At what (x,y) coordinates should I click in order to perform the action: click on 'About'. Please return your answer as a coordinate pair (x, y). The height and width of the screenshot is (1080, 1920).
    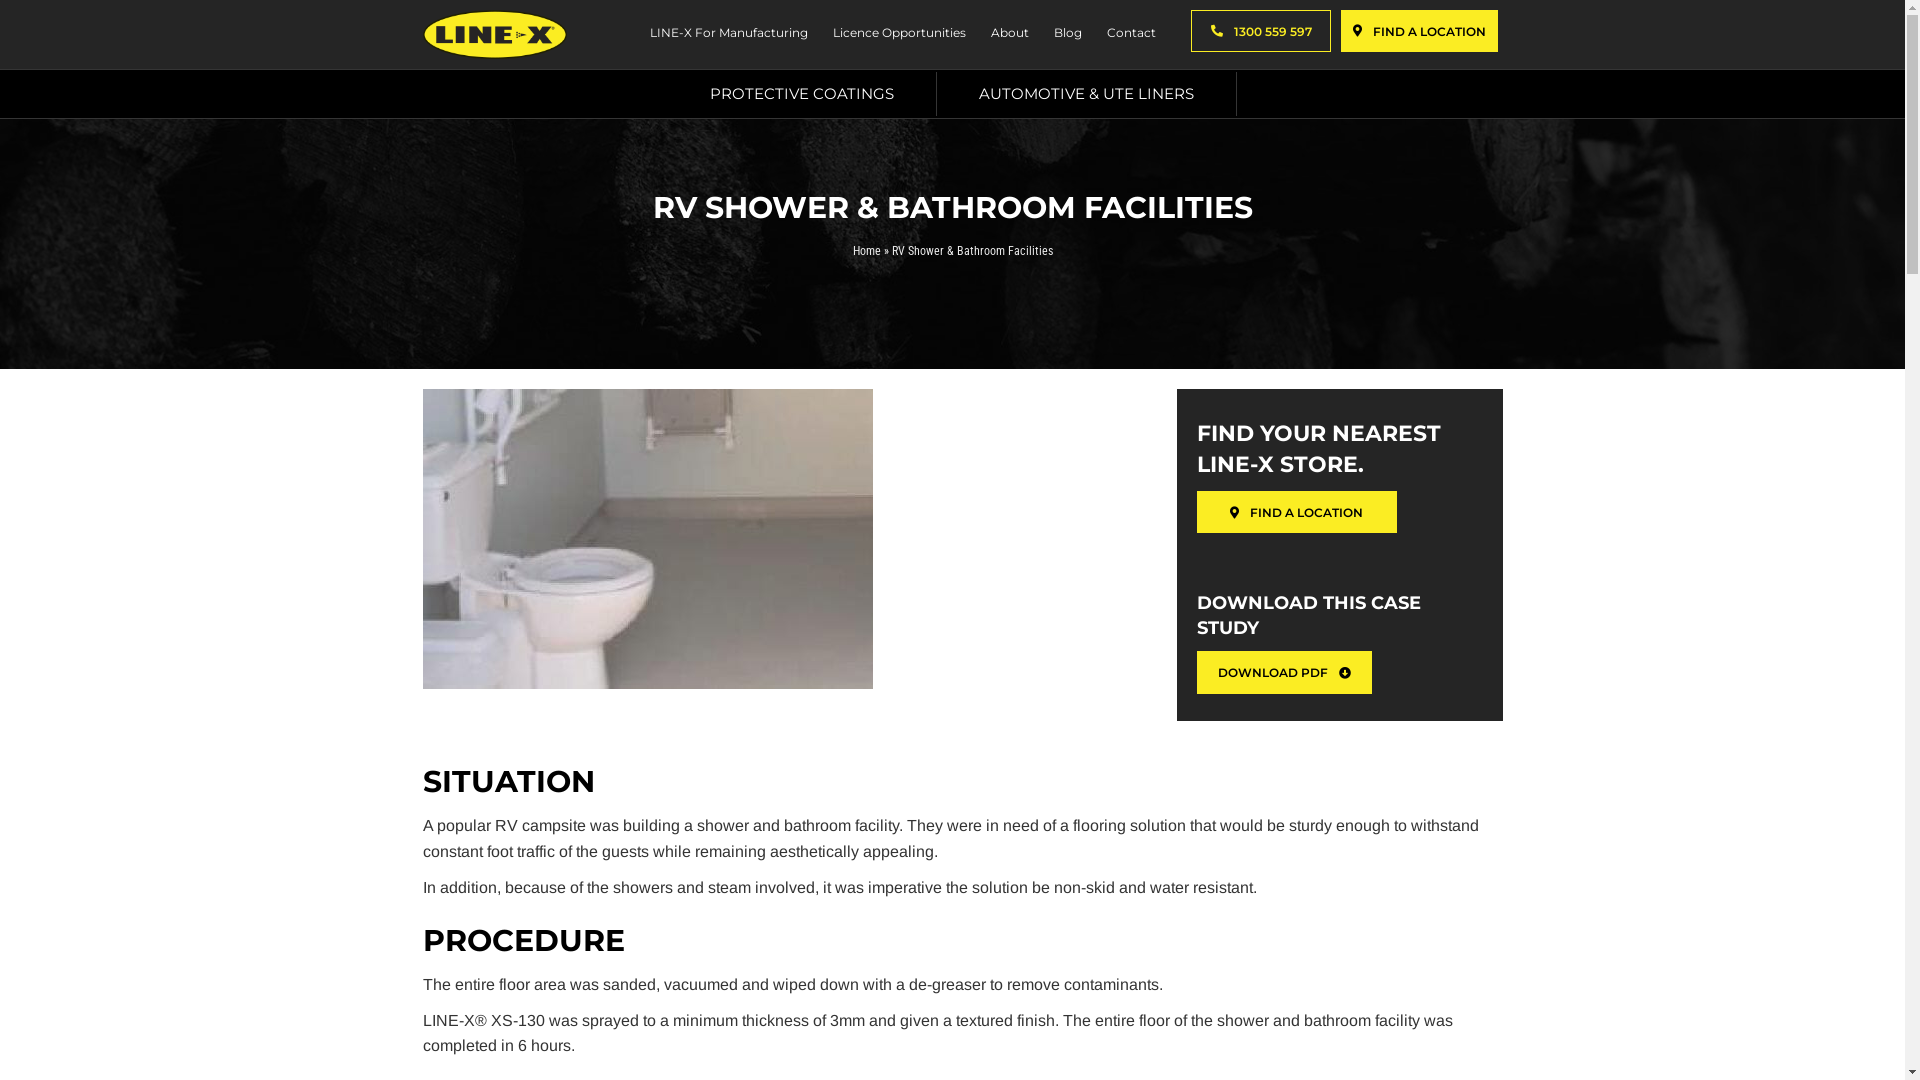
    Looking at the image, I should click on (1007, 34).